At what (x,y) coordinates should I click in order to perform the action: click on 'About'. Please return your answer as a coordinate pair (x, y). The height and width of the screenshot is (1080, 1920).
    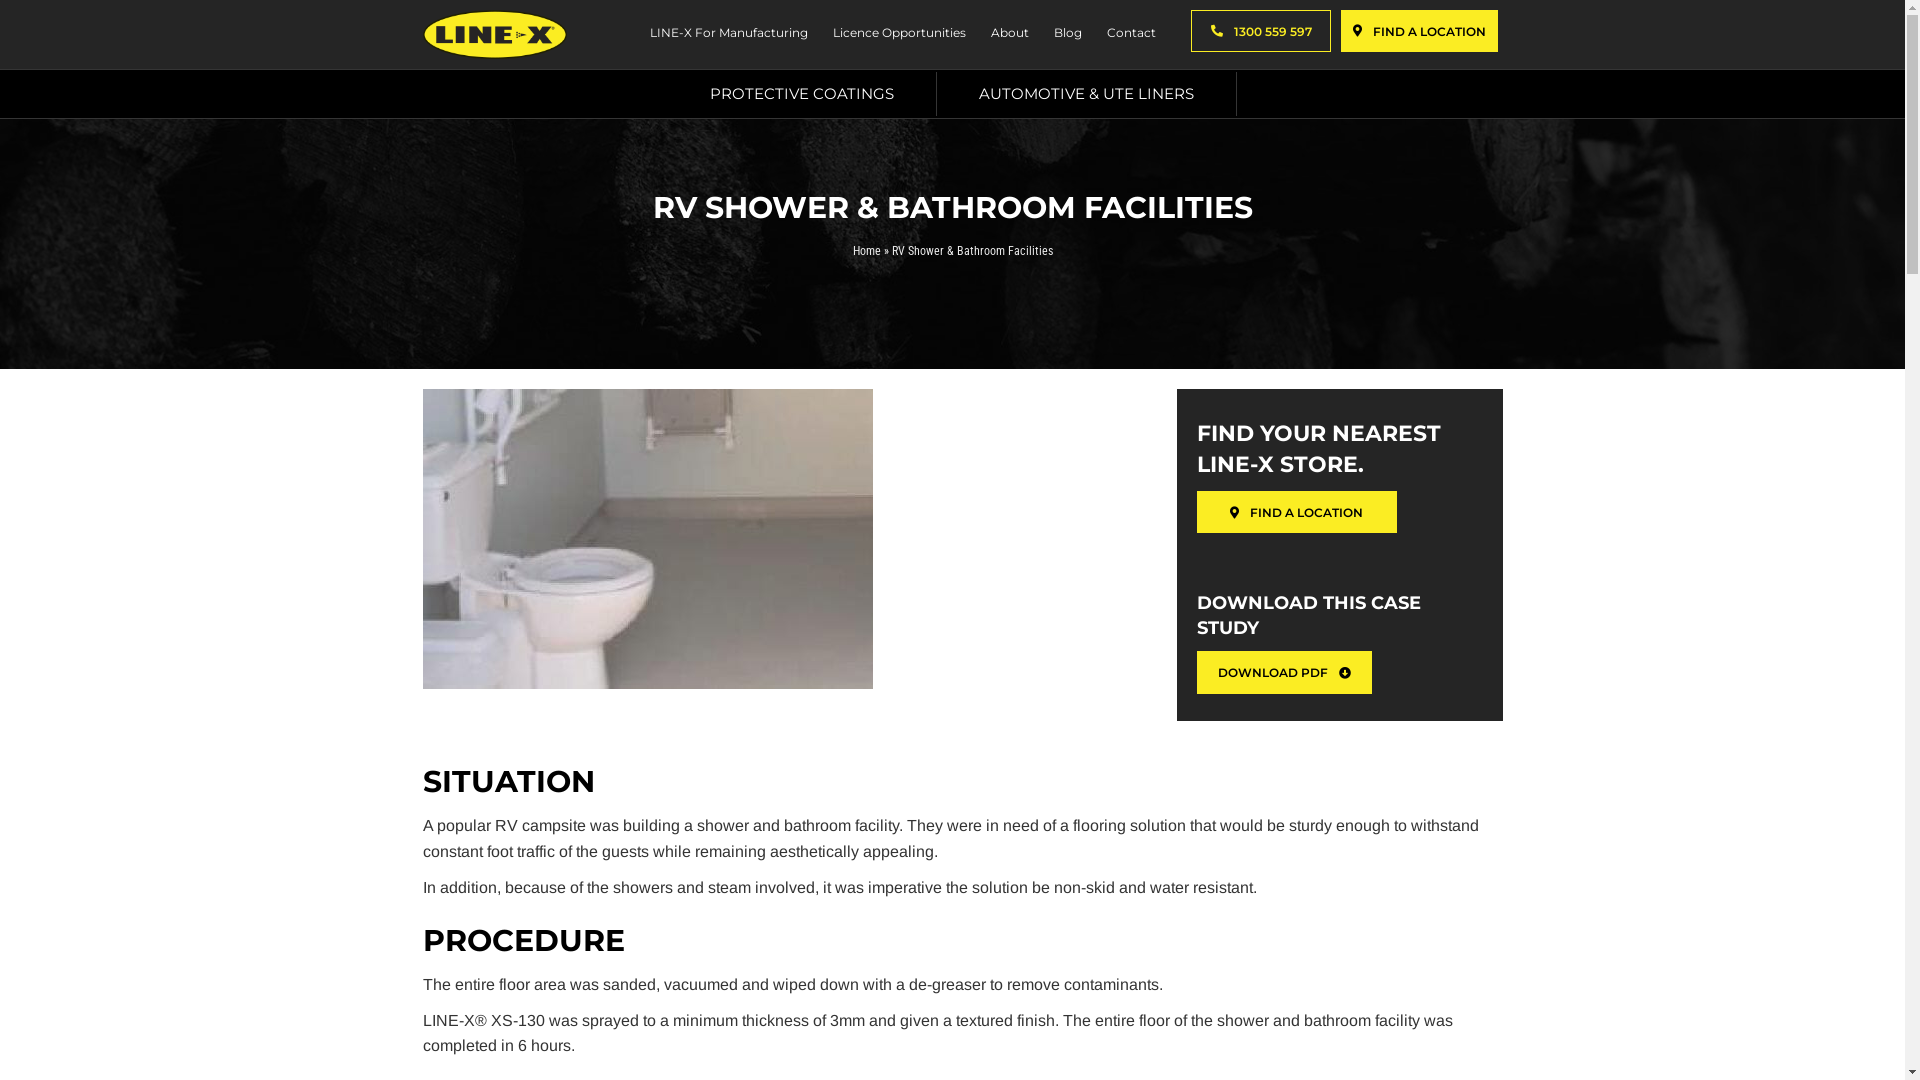
    Looking at the image, I should click on (1007, 34).